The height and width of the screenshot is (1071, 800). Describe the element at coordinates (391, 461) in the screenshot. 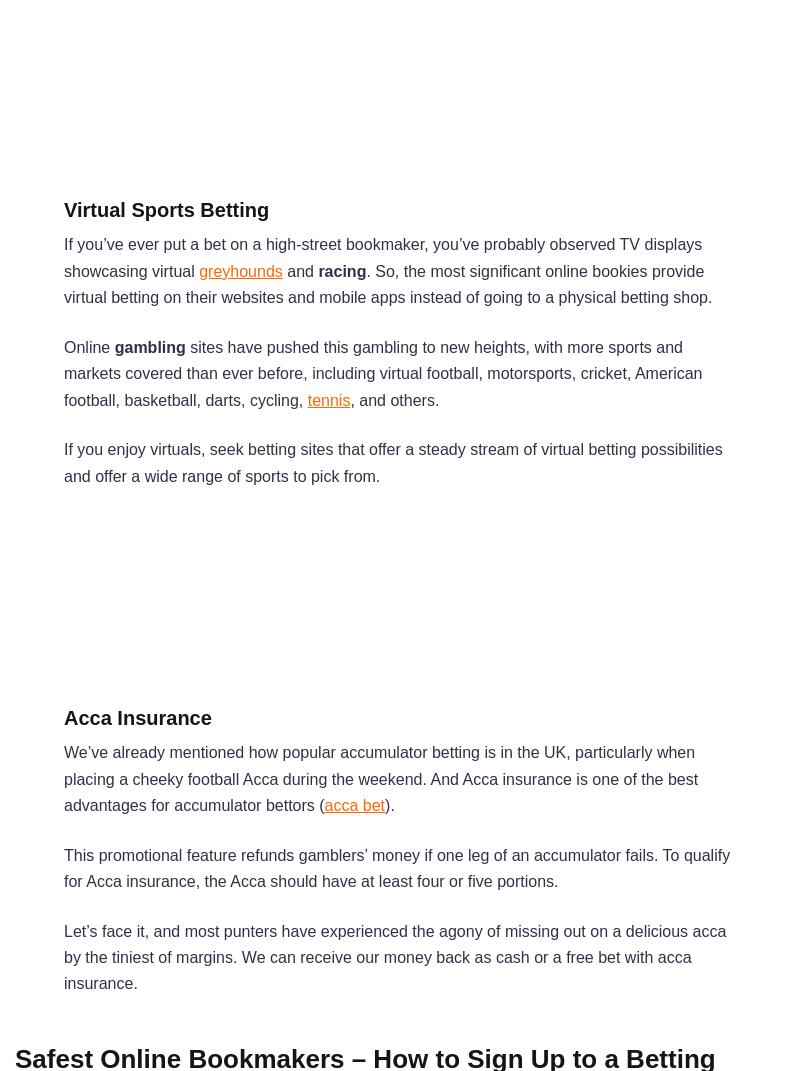

I see `'If you enjoy virtuals, seek betting sites that offer a steady stream of virtual betting possibilities and offer a wide range of sports to pick from.'` at that location.